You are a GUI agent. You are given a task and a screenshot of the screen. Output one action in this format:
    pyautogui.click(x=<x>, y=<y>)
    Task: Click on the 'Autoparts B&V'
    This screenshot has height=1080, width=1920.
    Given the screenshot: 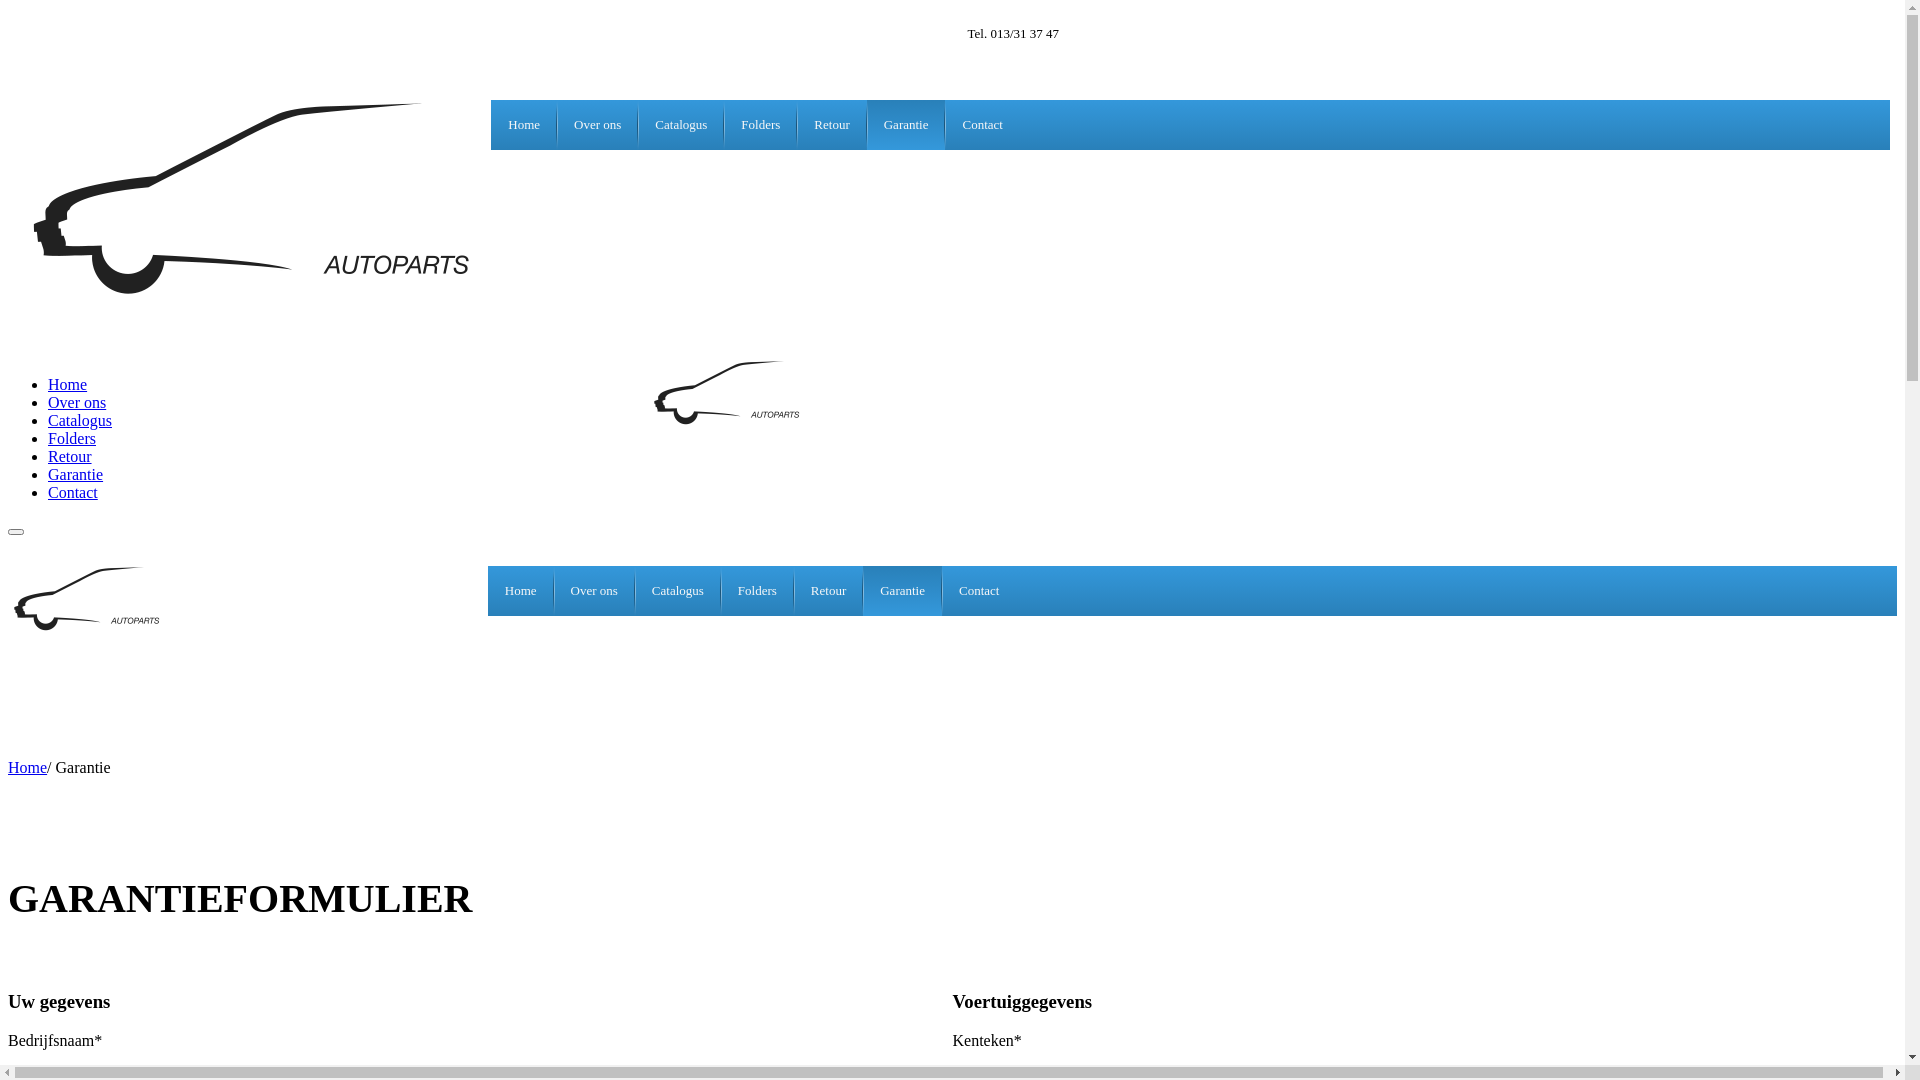 What is the action you would take?
    pyautogui.click(x=91, y=630)
    